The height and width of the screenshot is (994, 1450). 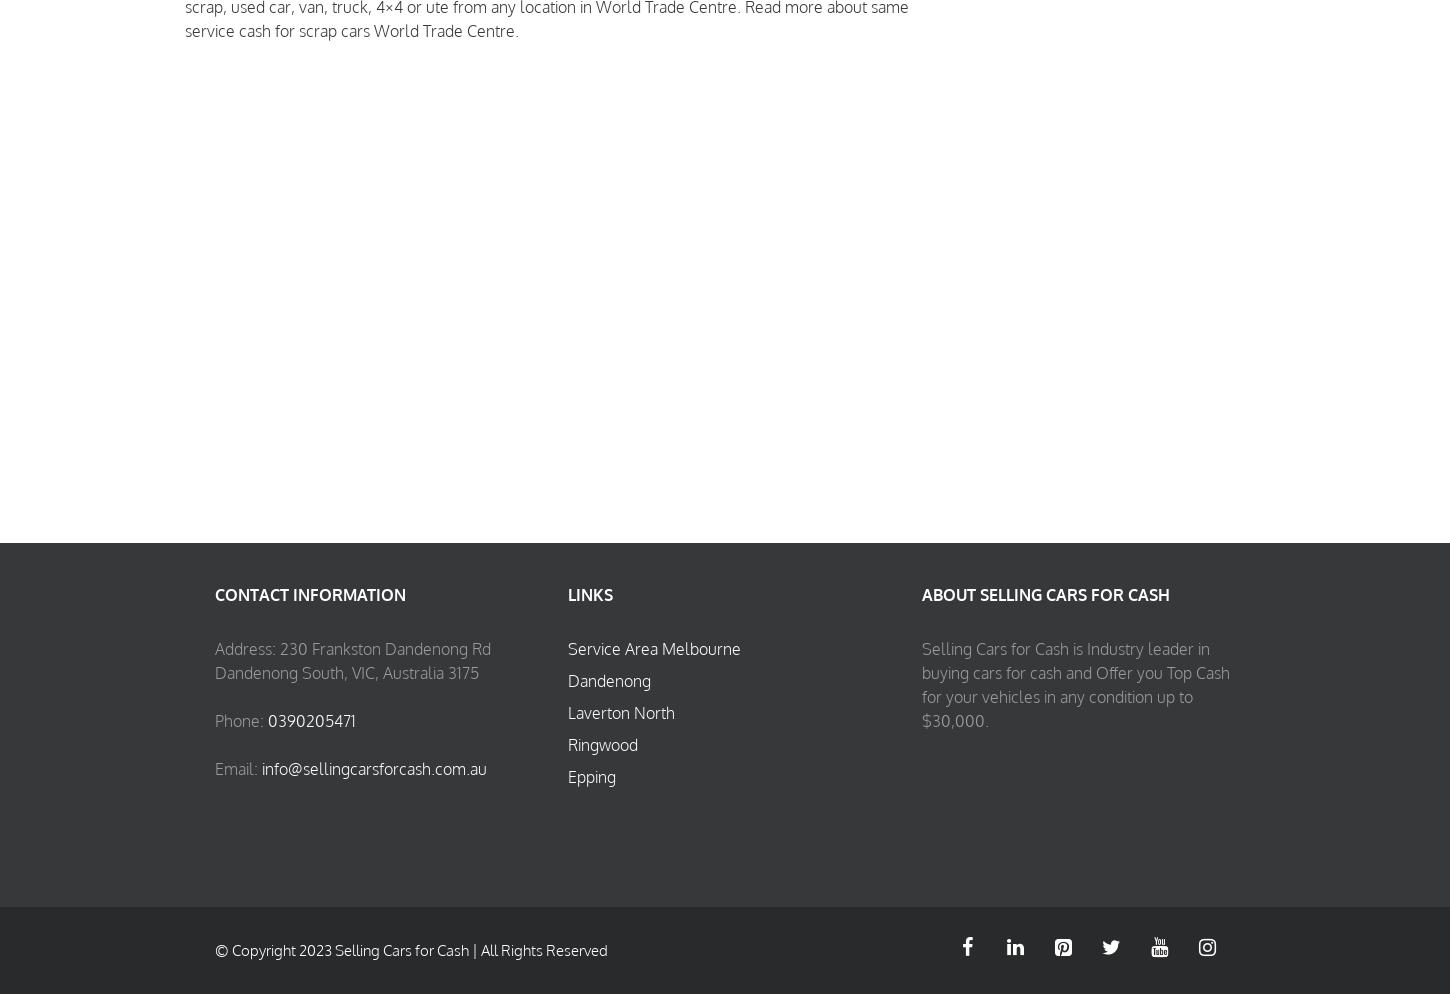 I want to click on 'Email:', so click(x=237, y=767).